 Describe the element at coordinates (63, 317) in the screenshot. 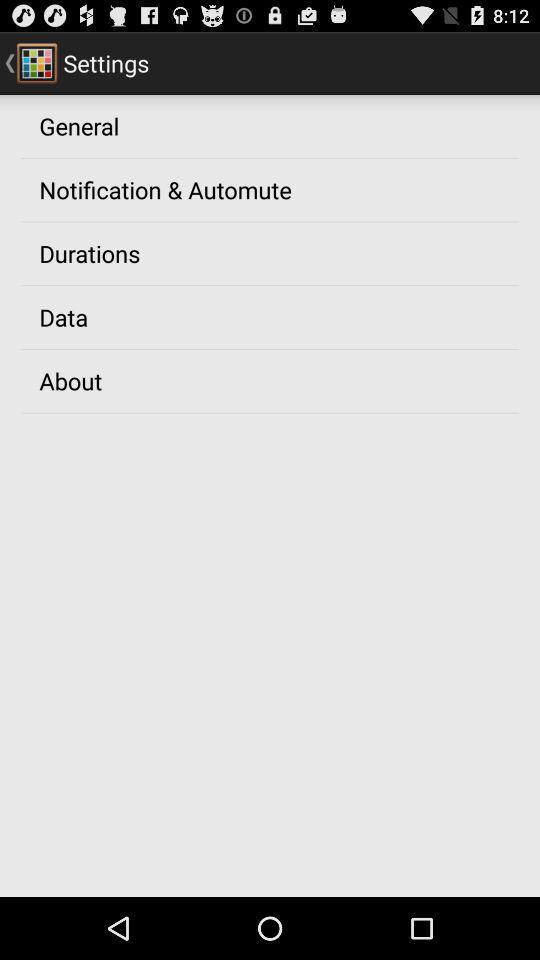

I see `the item below the durations` at that location.